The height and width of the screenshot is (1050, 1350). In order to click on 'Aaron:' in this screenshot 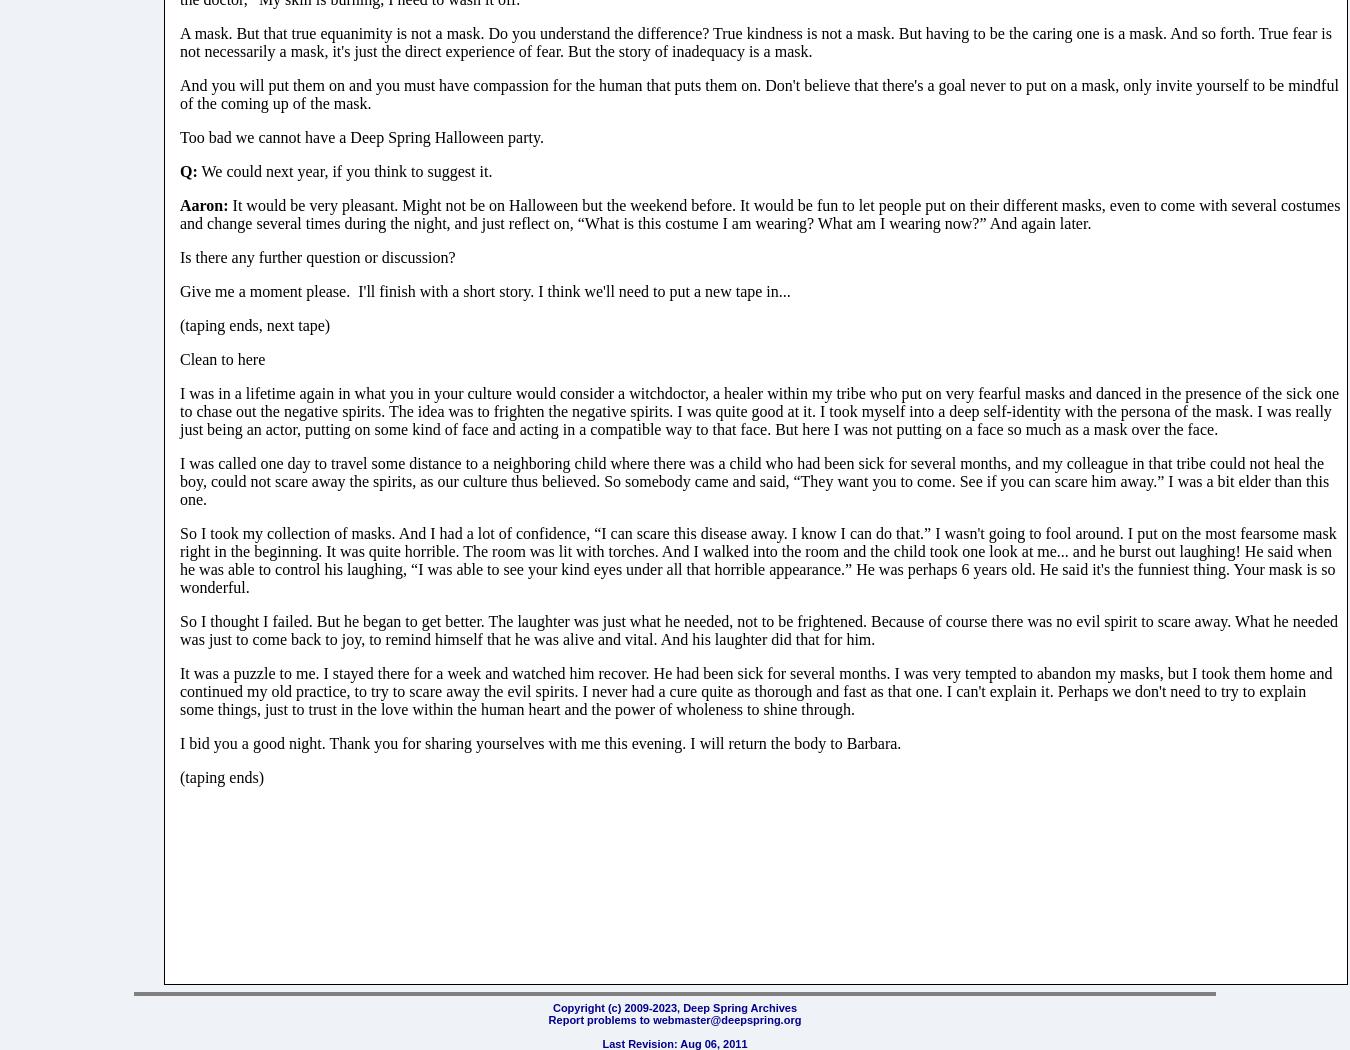, I will do `click(203, 203)`.